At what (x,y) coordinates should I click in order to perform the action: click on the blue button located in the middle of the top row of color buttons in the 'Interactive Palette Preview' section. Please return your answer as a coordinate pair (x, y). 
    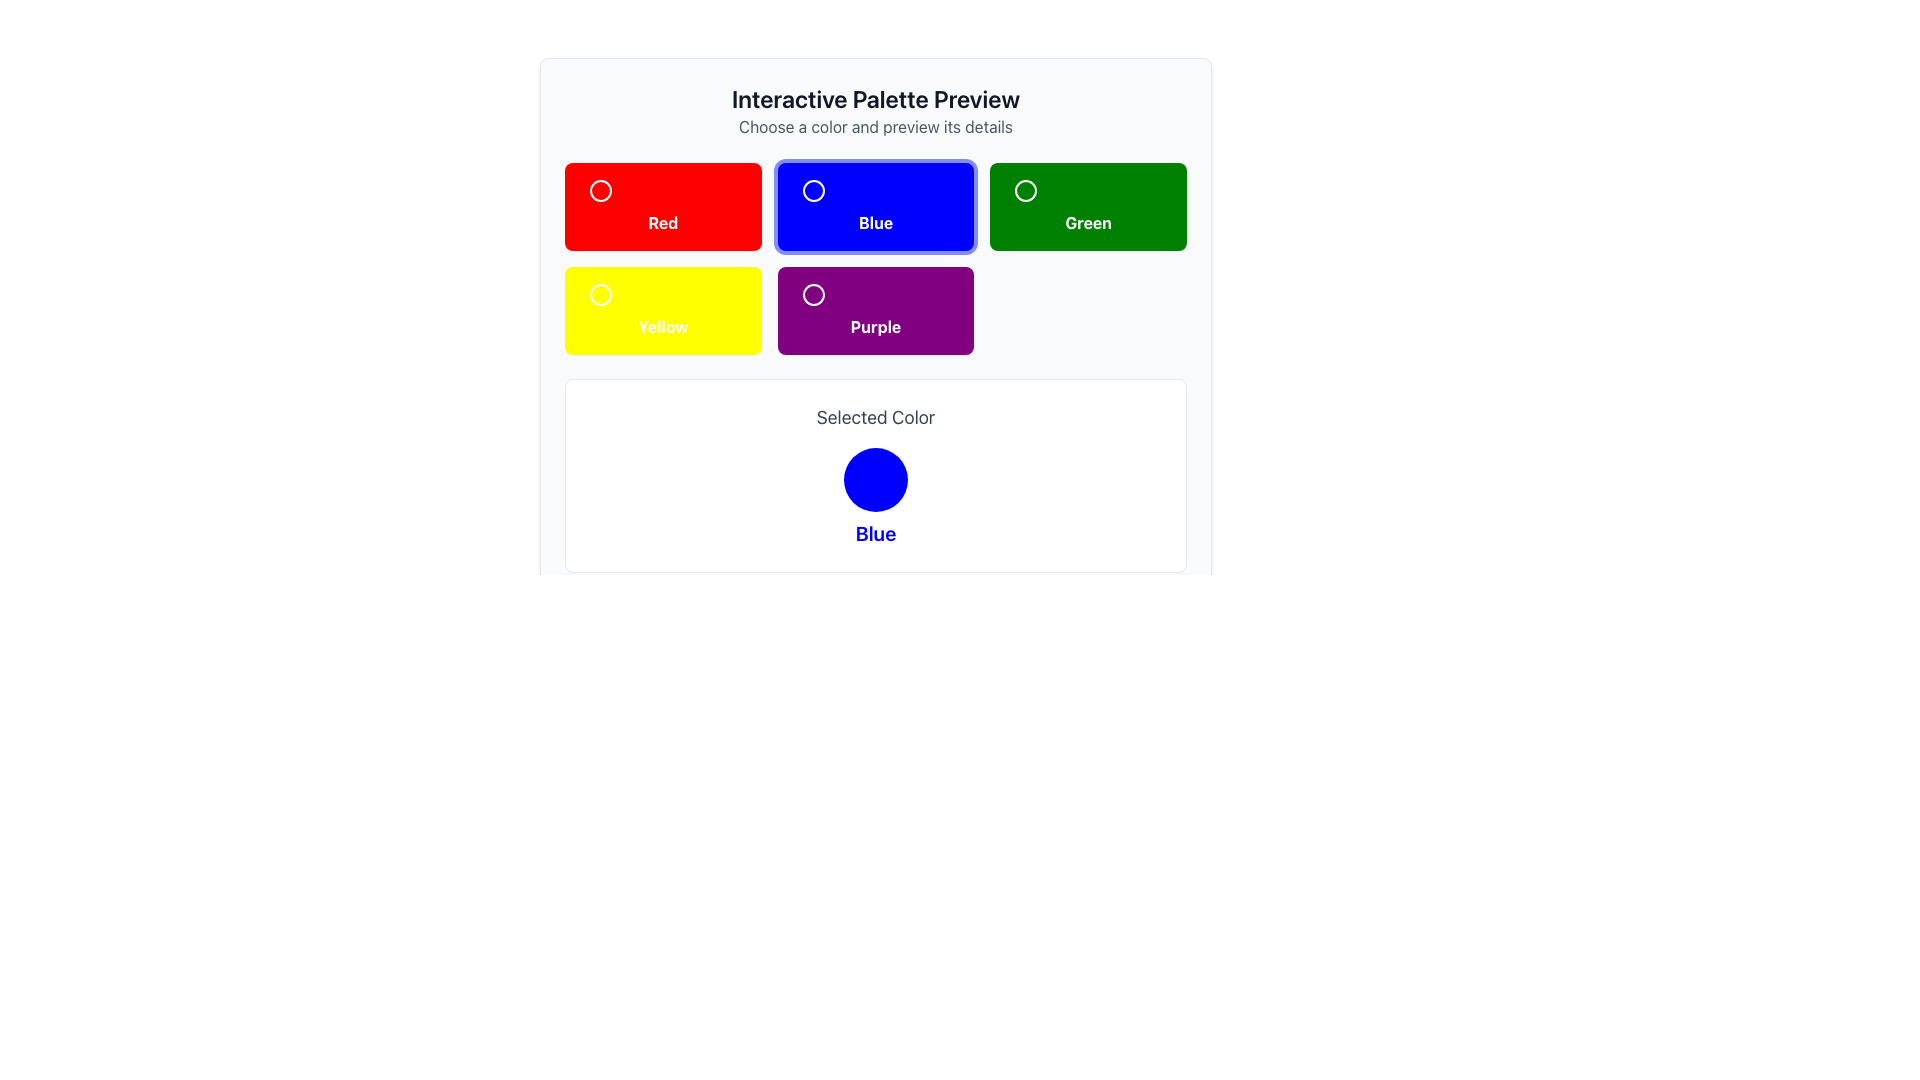
    Looking at the image, I should click on (875, 191).